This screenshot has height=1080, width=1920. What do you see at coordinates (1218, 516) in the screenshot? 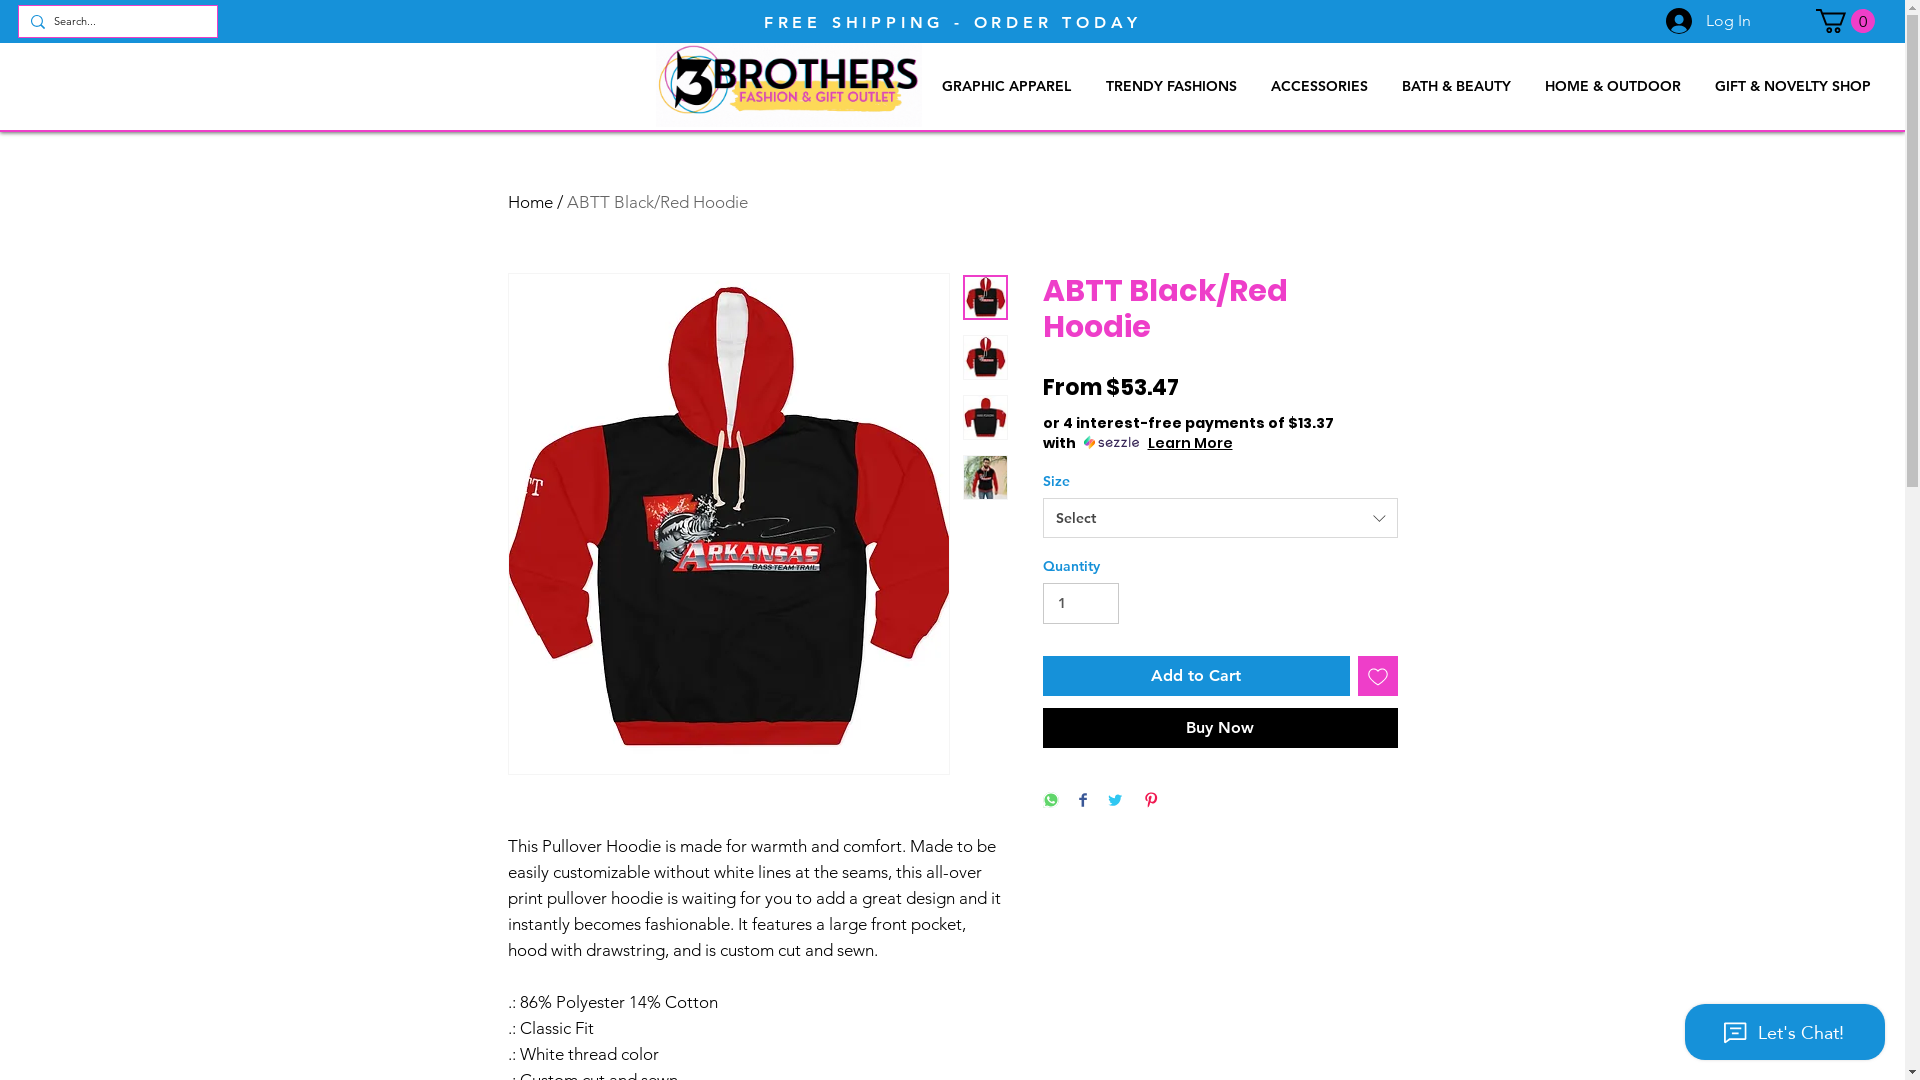
I see `'Select'` at bounding box center [1218, 516].